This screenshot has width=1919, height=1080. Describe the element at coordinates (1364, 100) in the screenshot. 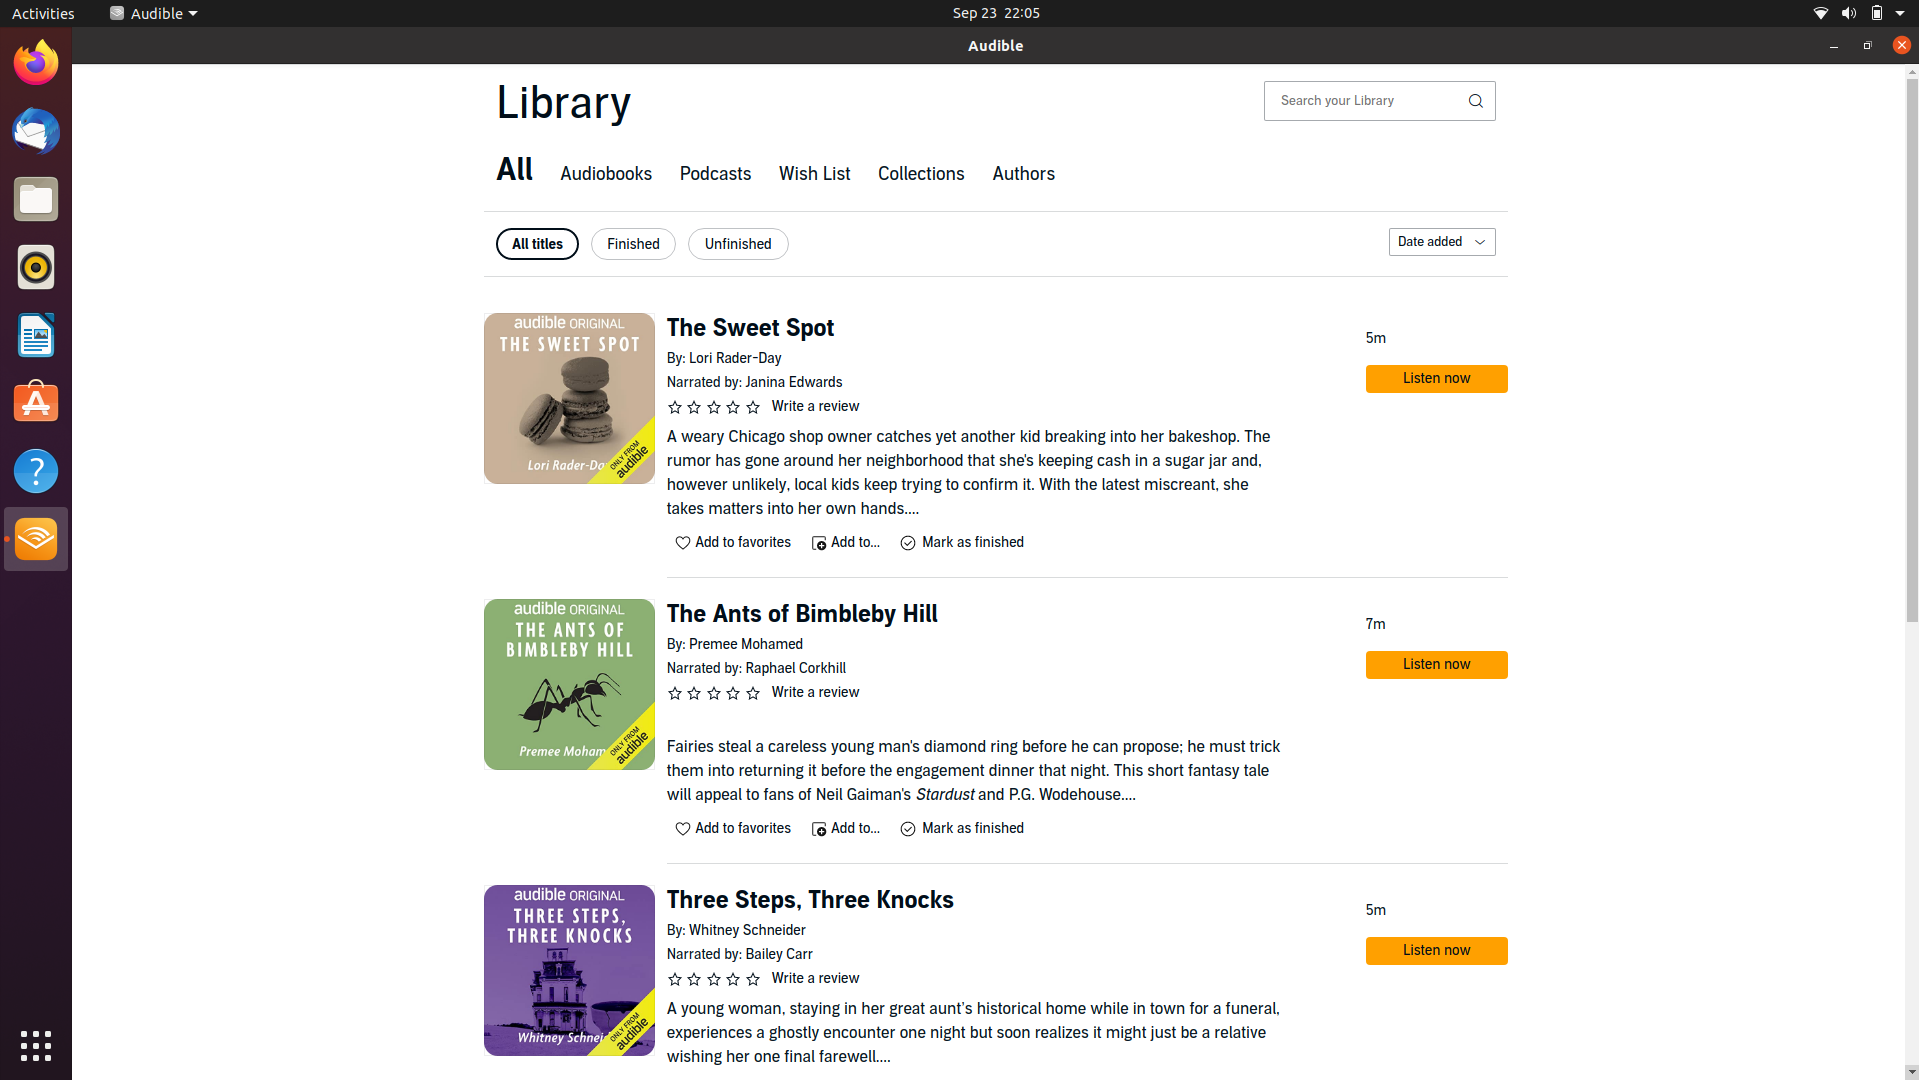

I see `Look up "The 7 Habits of Highly Effective People" in the library search bar` at that location.